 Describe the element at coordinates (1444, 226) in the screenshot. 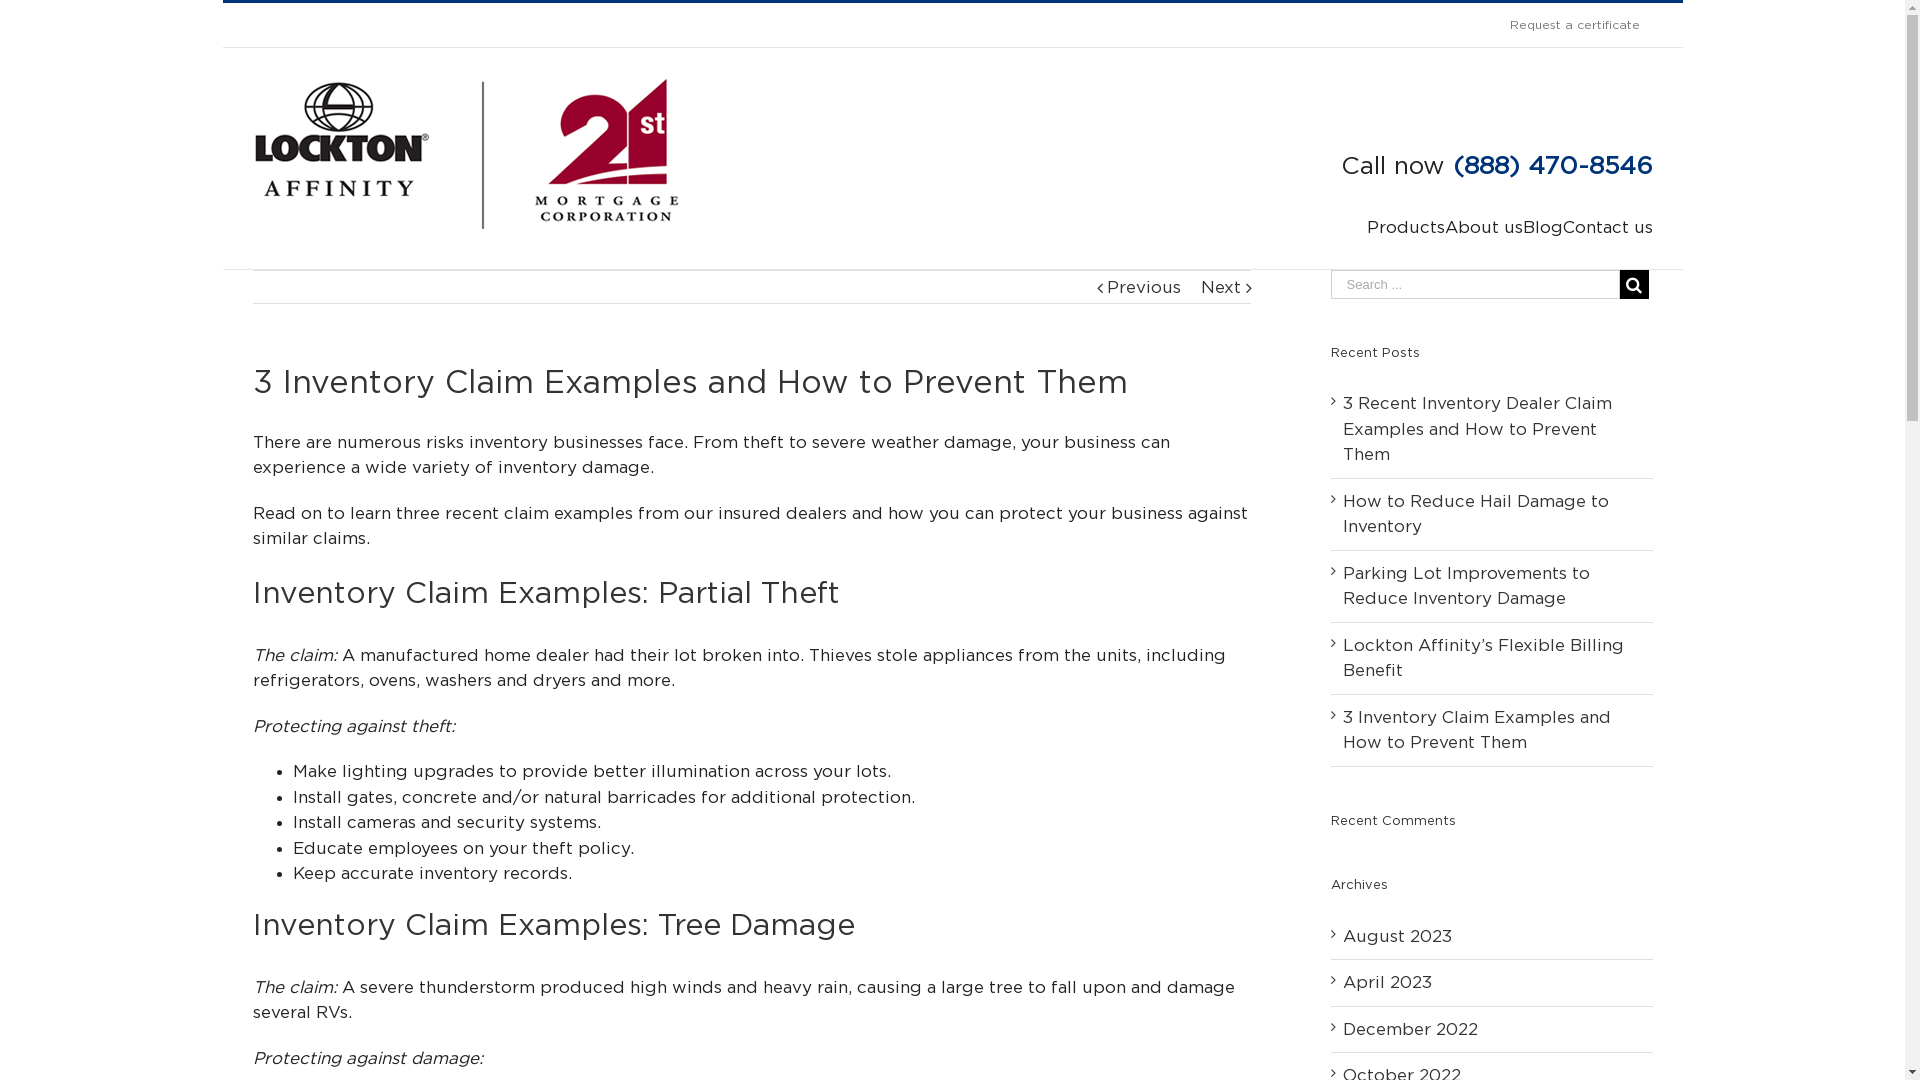

I see `'About us'` at that location.